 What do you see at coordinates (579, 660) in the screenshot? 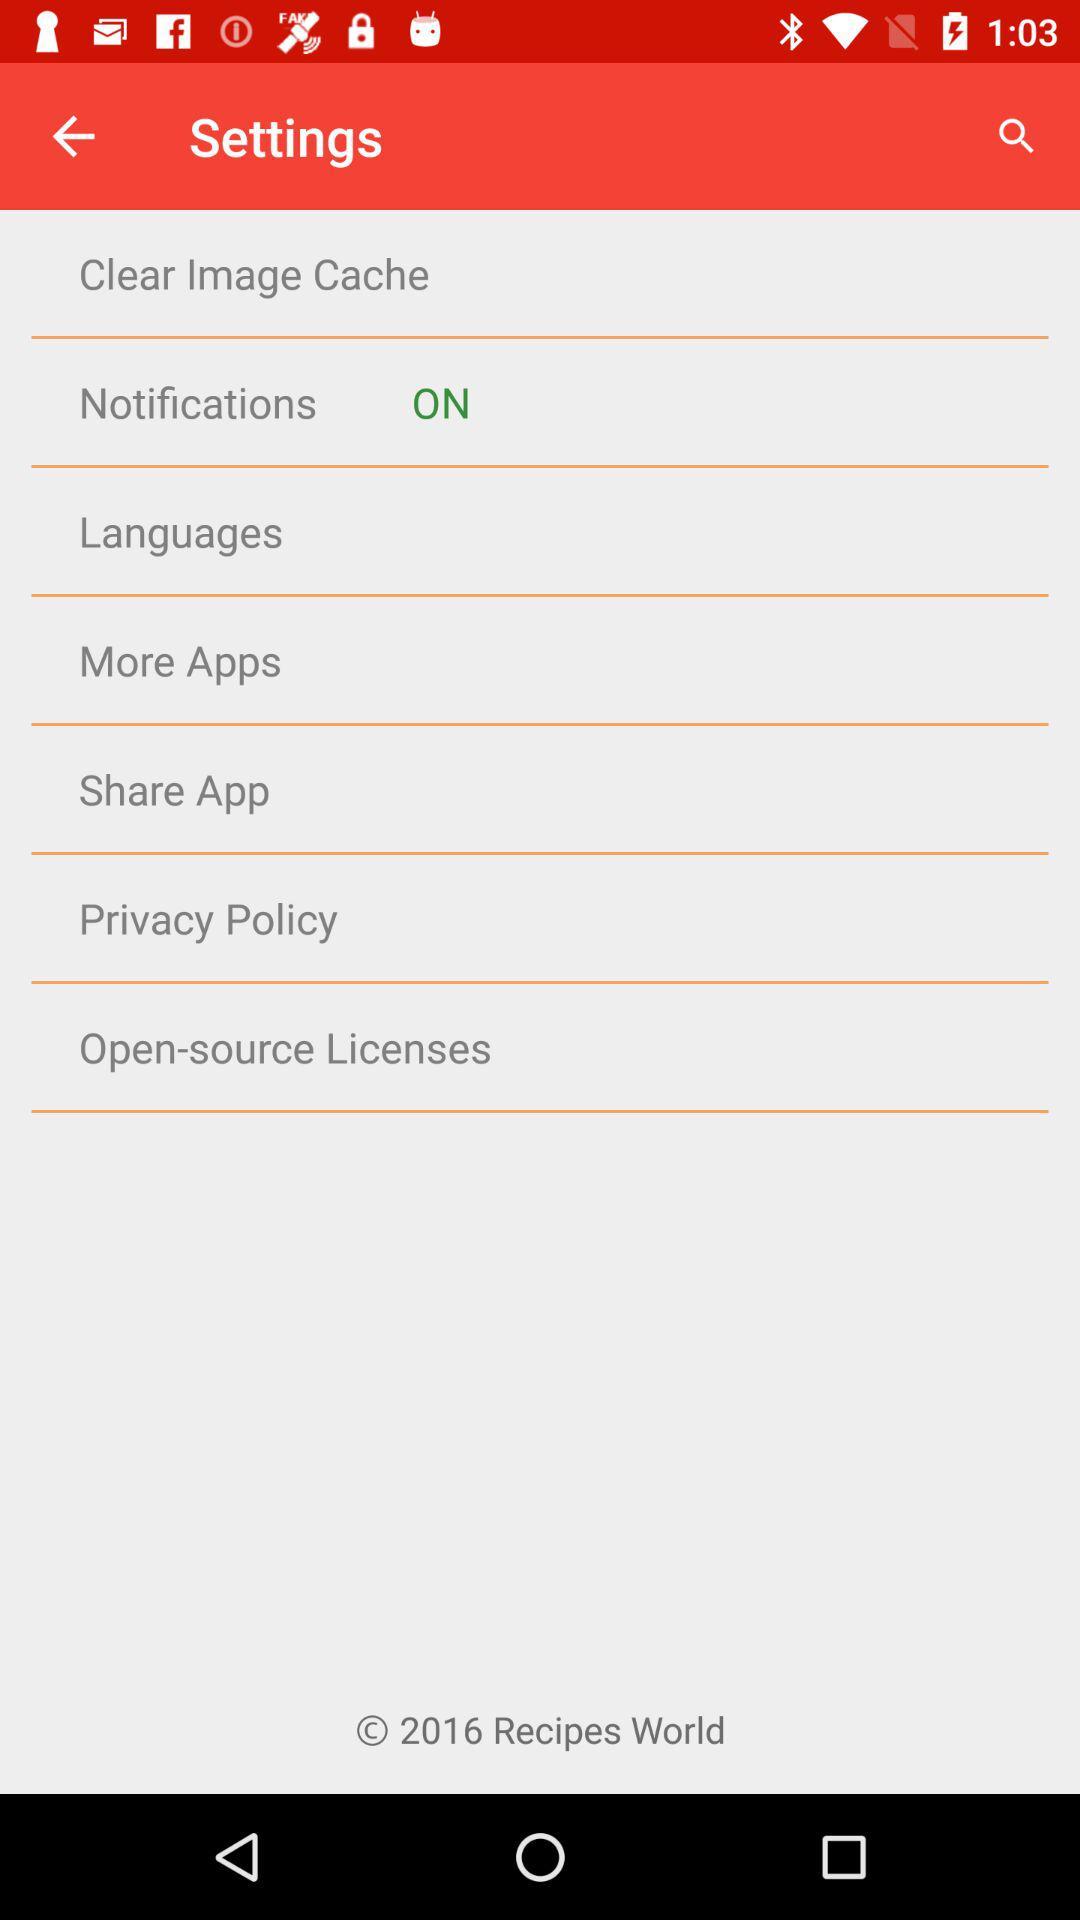
I see `the option above the share app` at bounding box center [579, 660].